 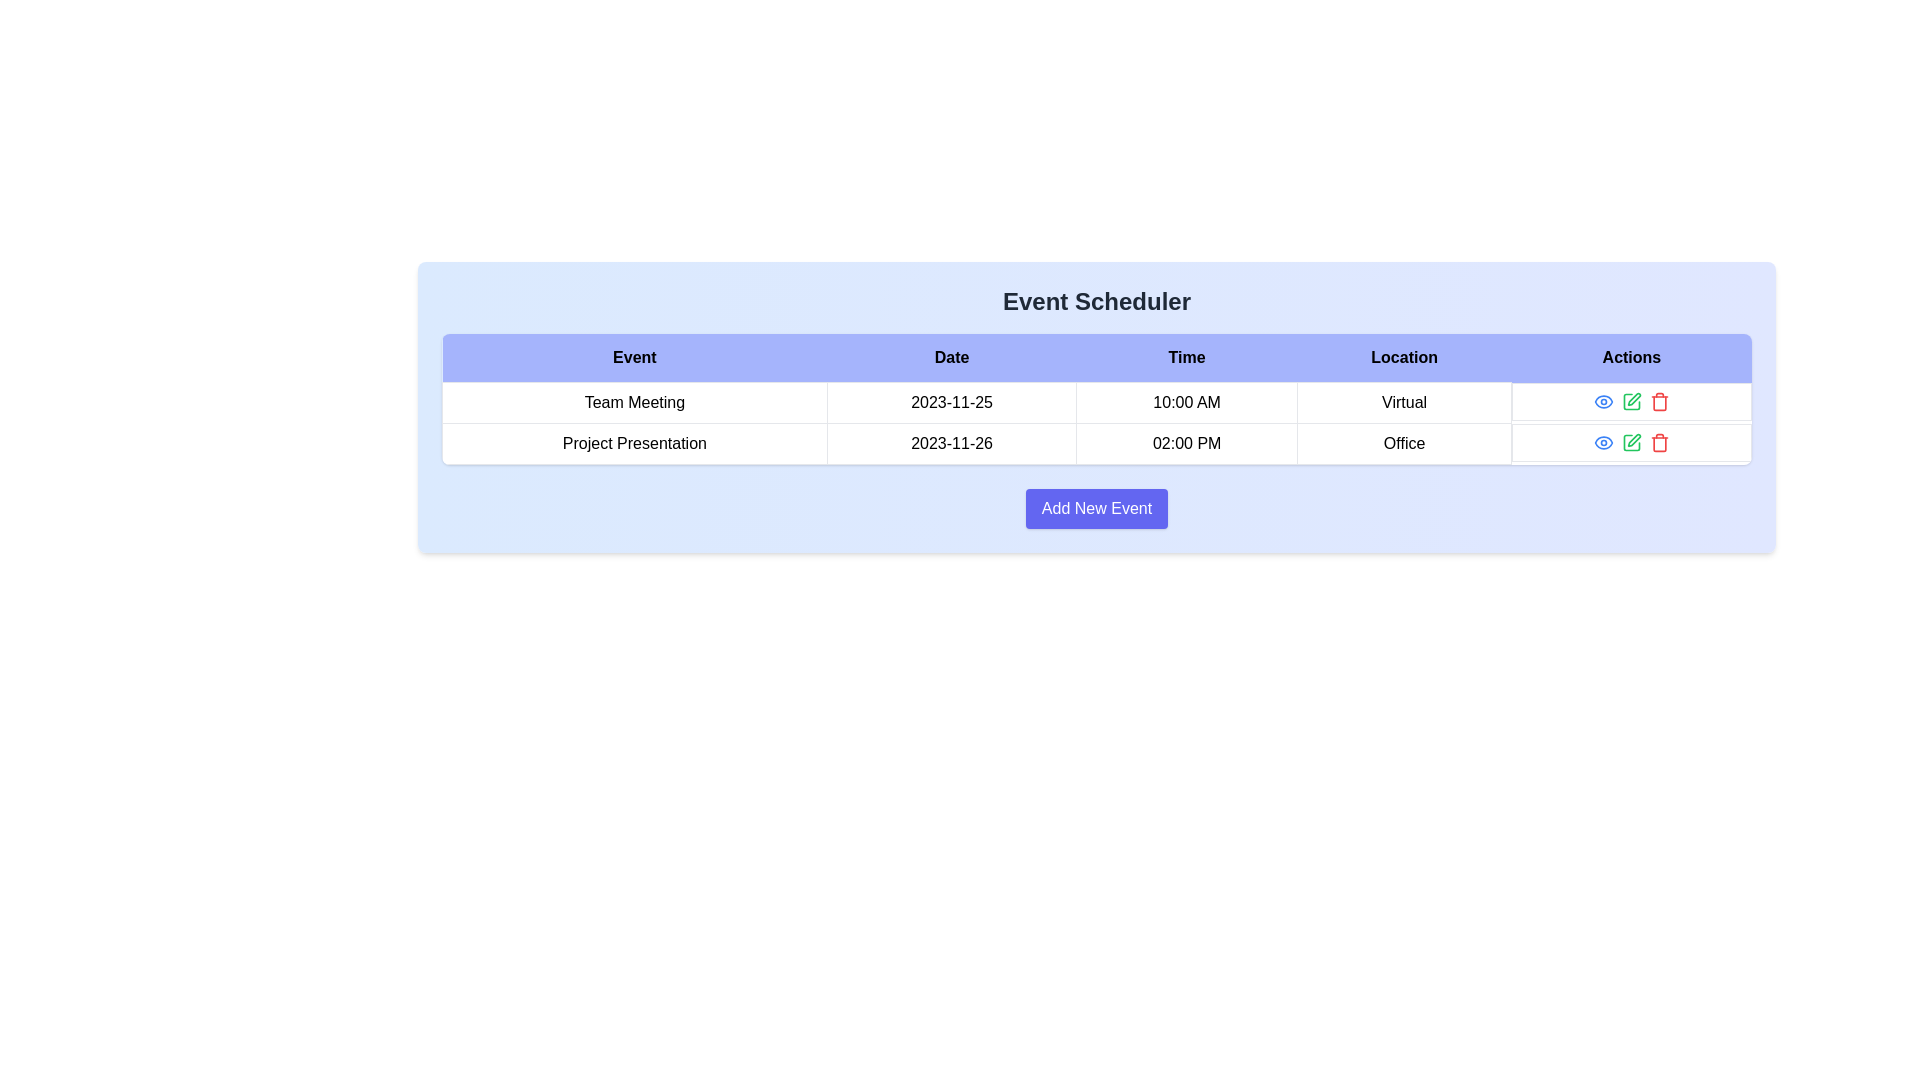 What do you see at coordinates (1187, 402) in the screenshot?
I see `the static text content in the third column of the first row of the event schedule grid, which provides the schedule time for the associated event` at bounding box center [1187, 402].